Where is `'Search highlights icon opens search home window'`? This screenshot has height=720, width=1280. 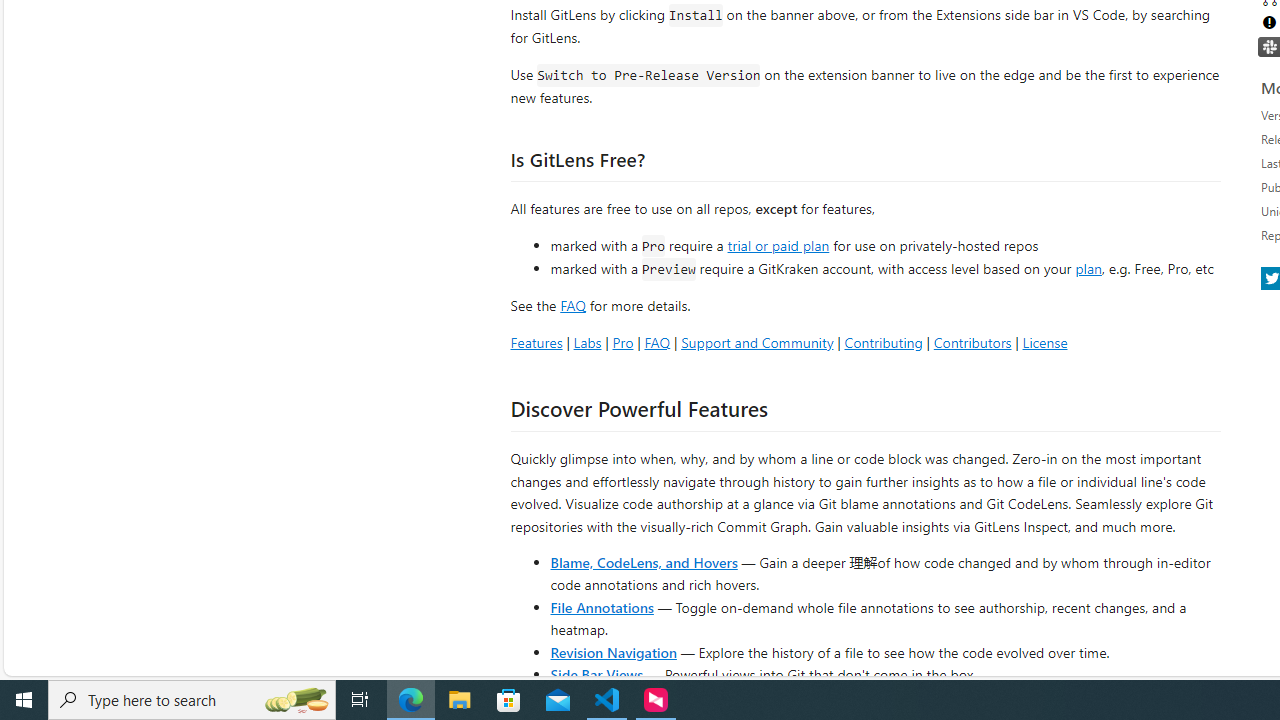
'Search highlights icon opens search home window' is located at coordinates (294, 698).